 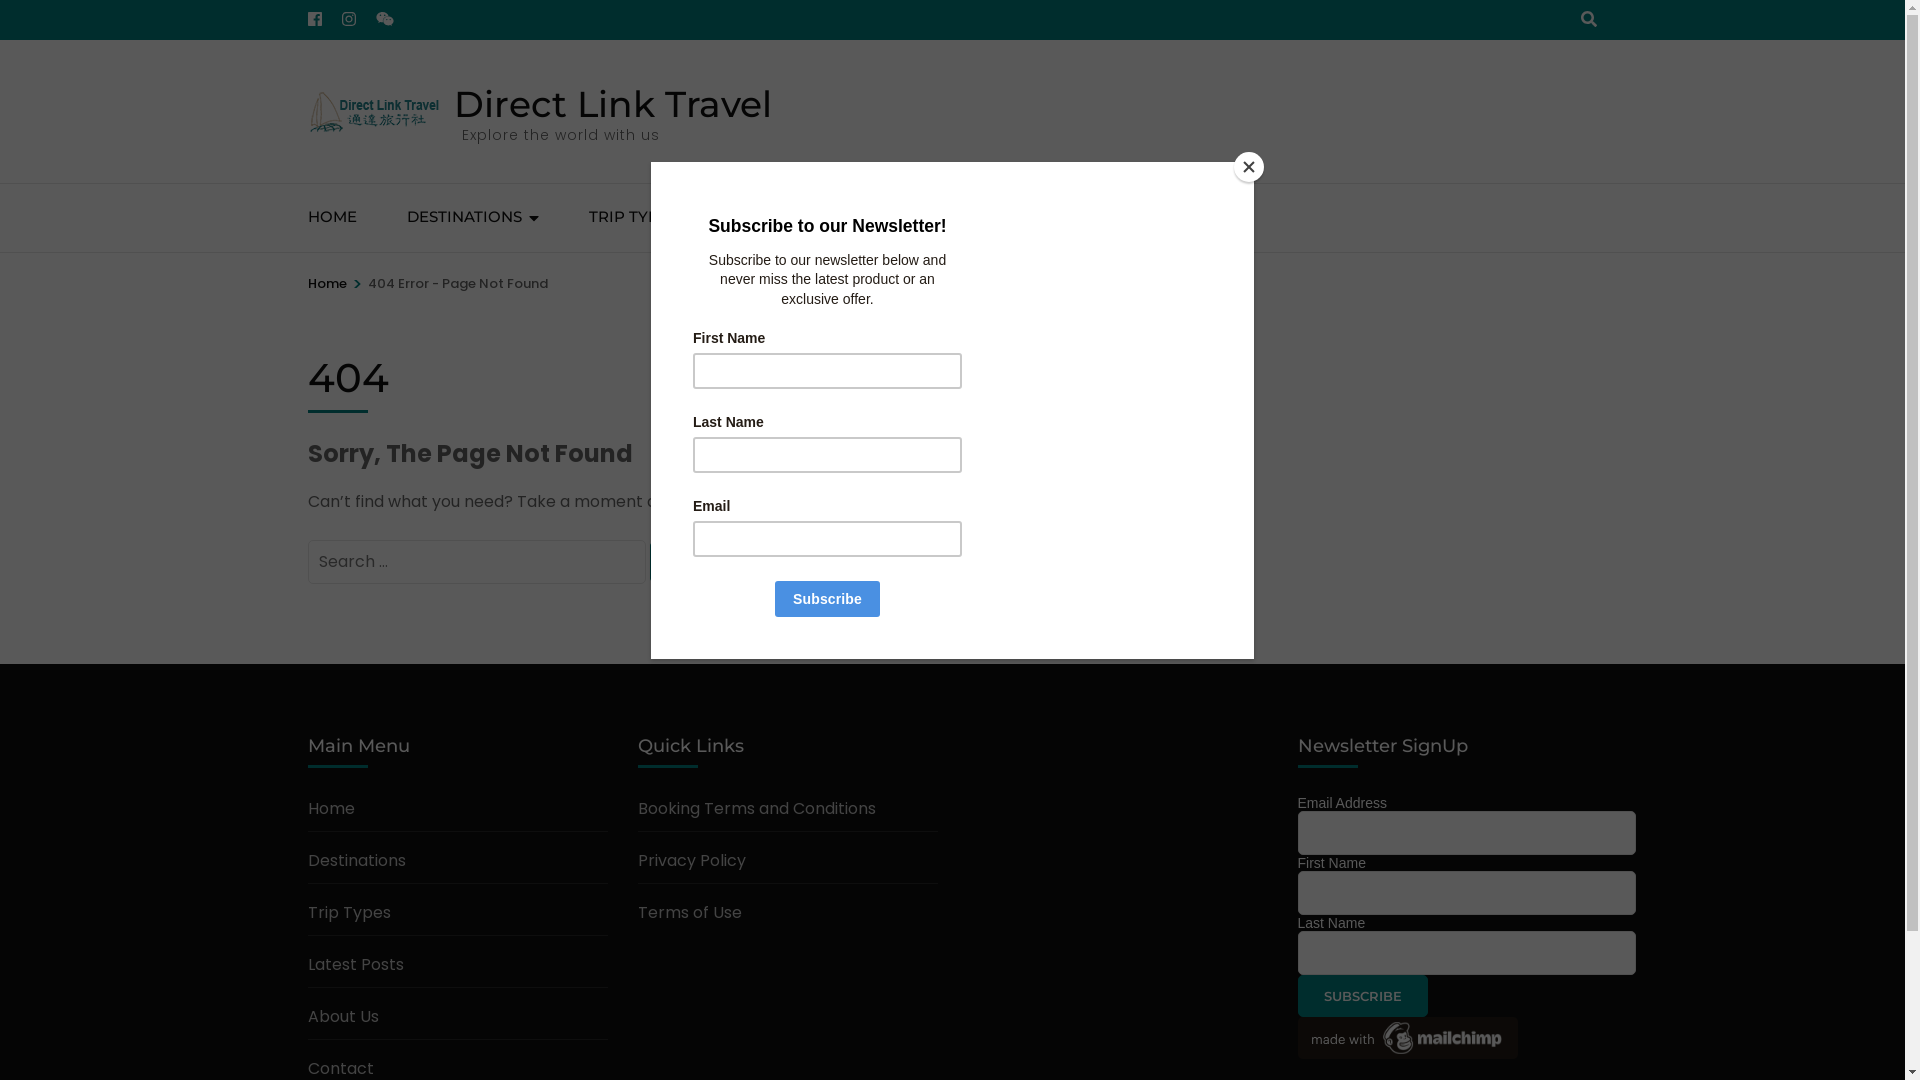 What do you see at coordinates (327, 284) in the screenshot?
I see `'Home'` at bounding box center [327, 284].